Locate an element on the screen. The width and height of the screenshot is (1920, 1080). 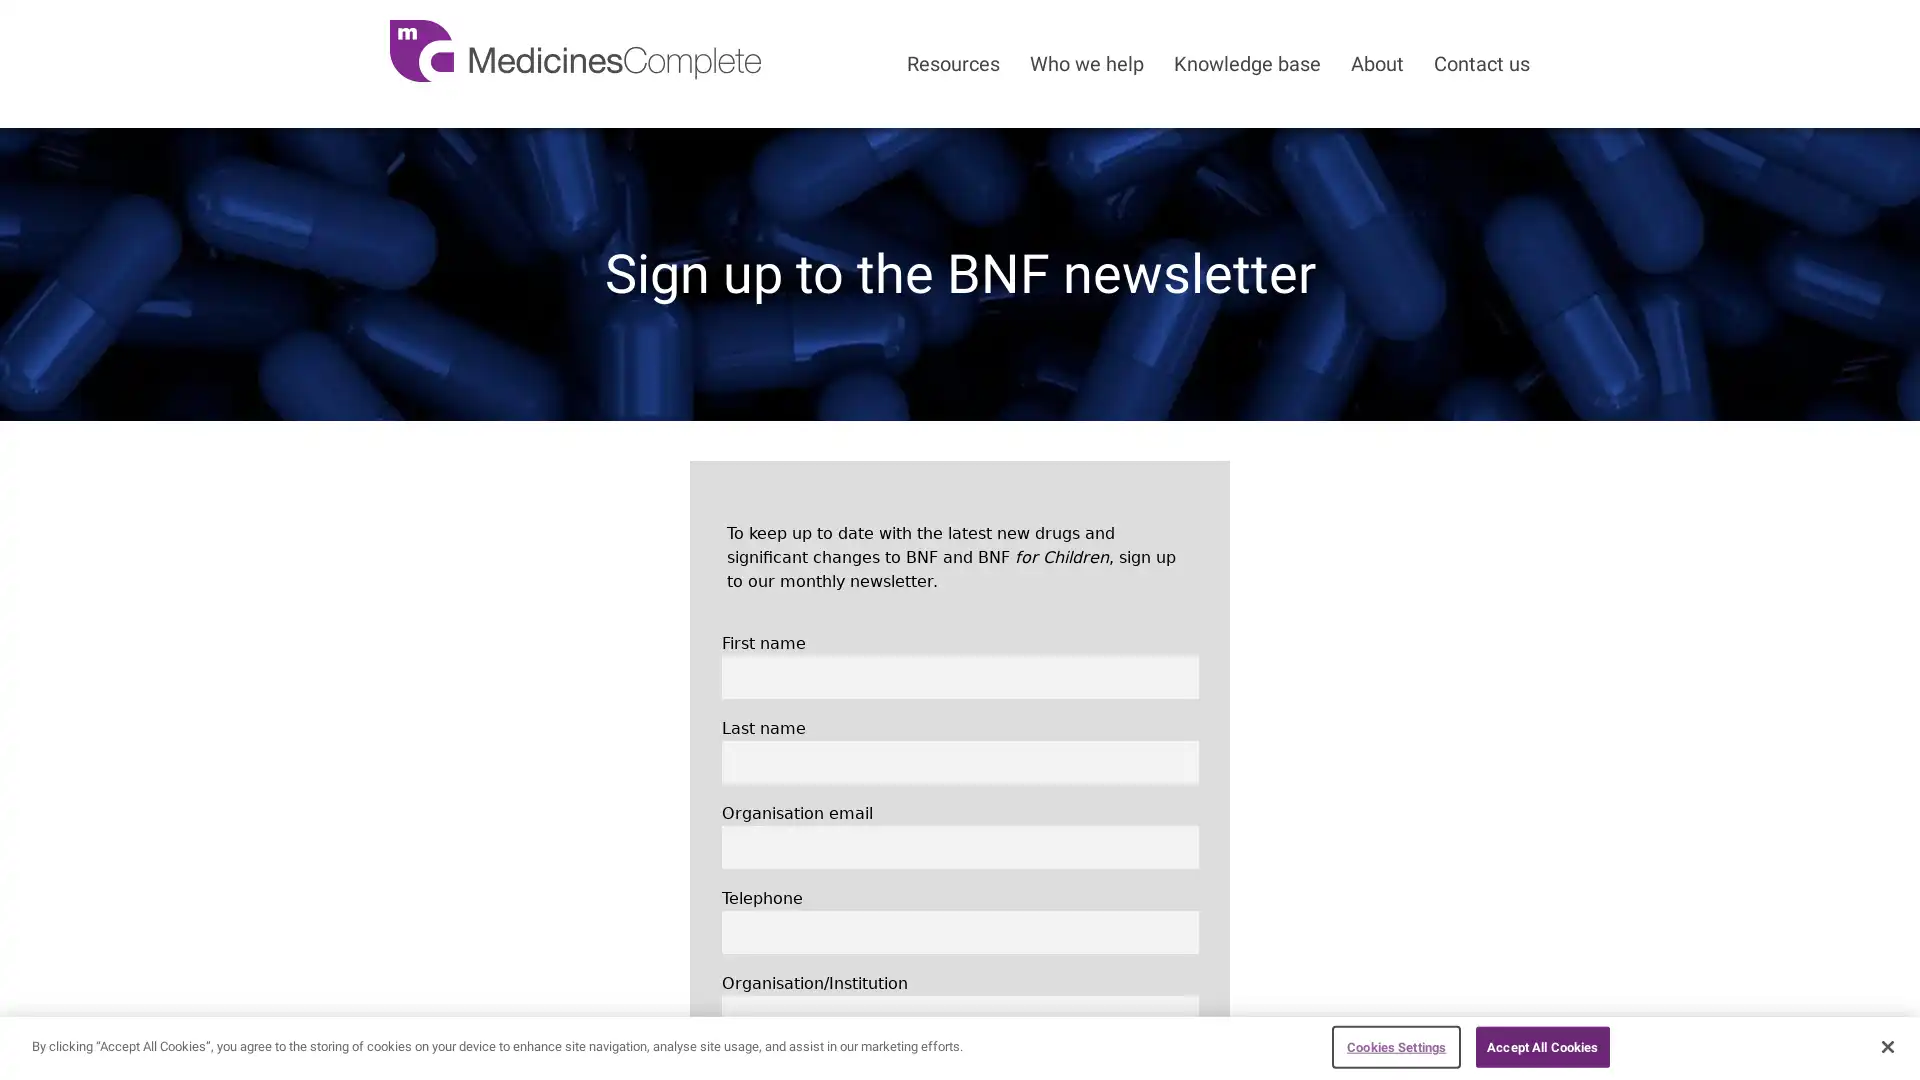
Accept All Cookies is located at coordinates (1541, 1045).